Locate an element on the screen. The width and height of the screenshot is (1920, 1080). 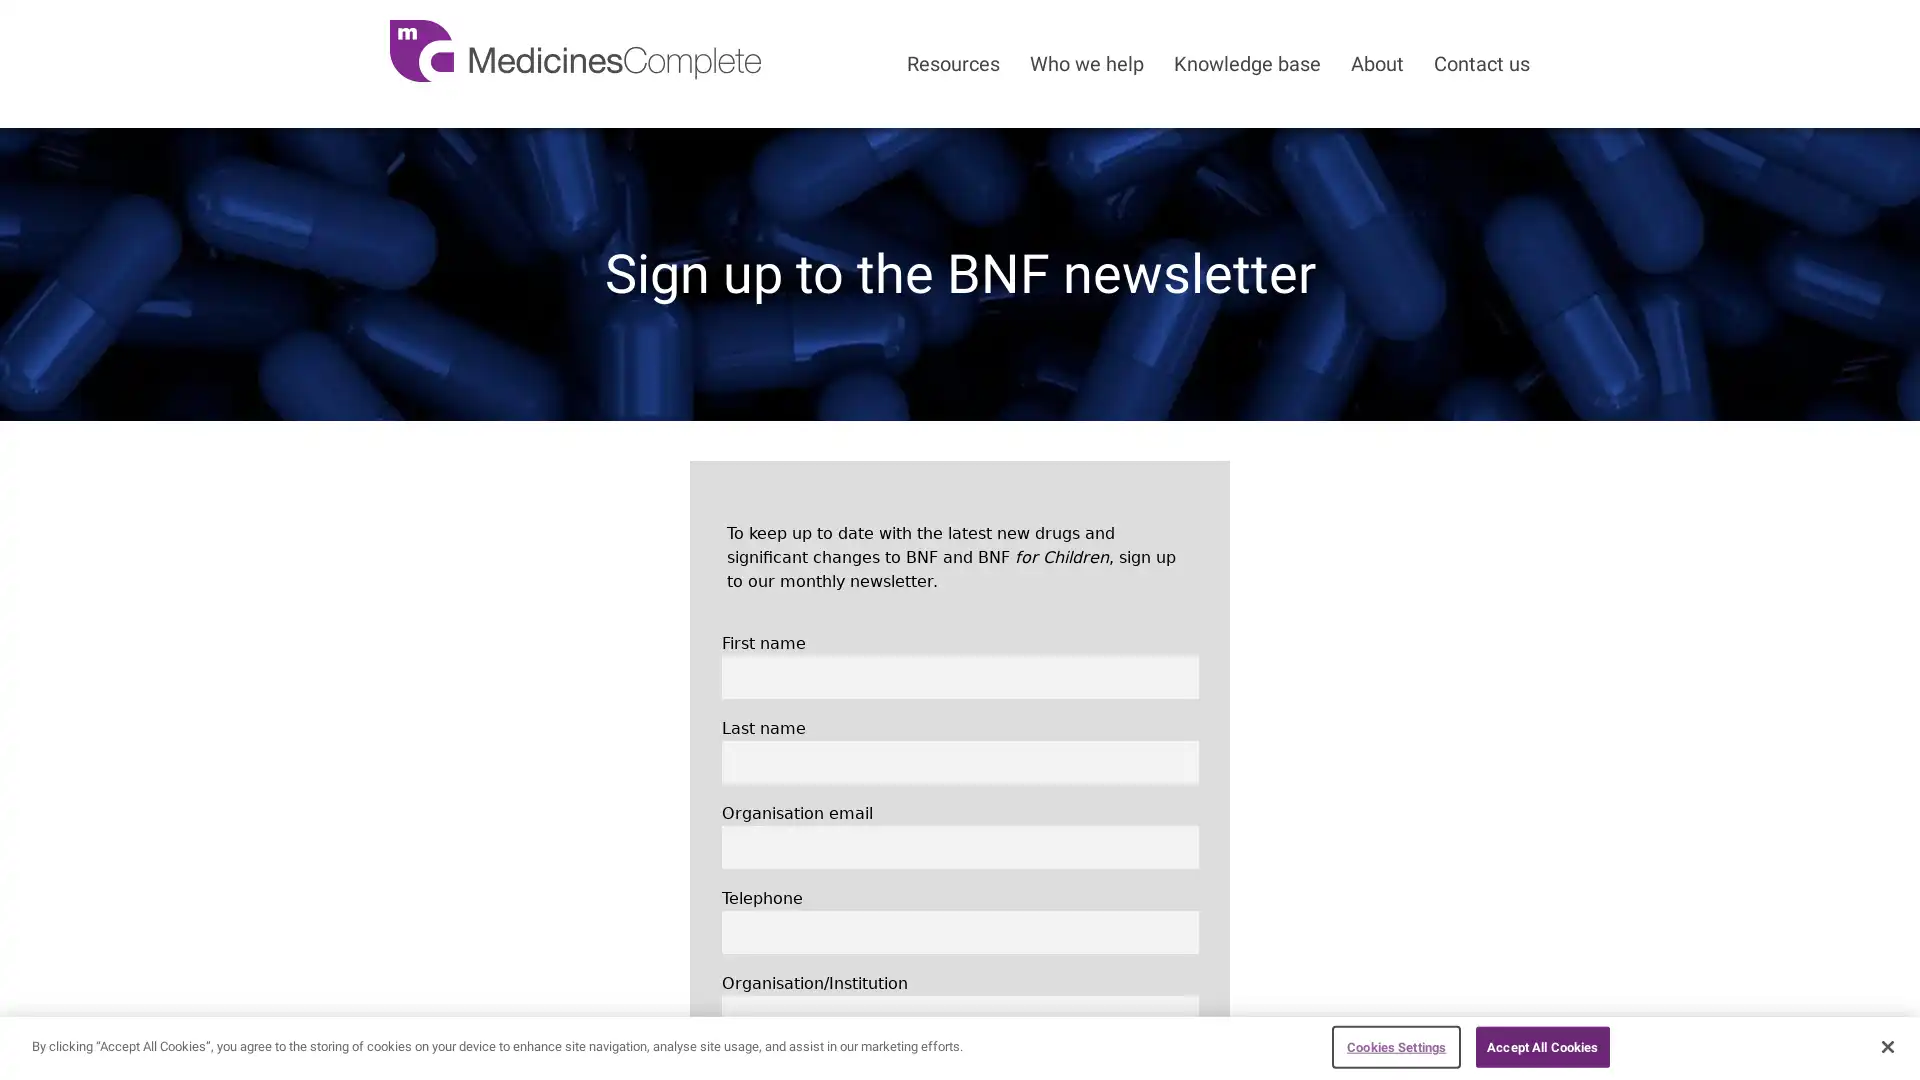
Accept All Cookies is located at coordinates (1541, 1045).